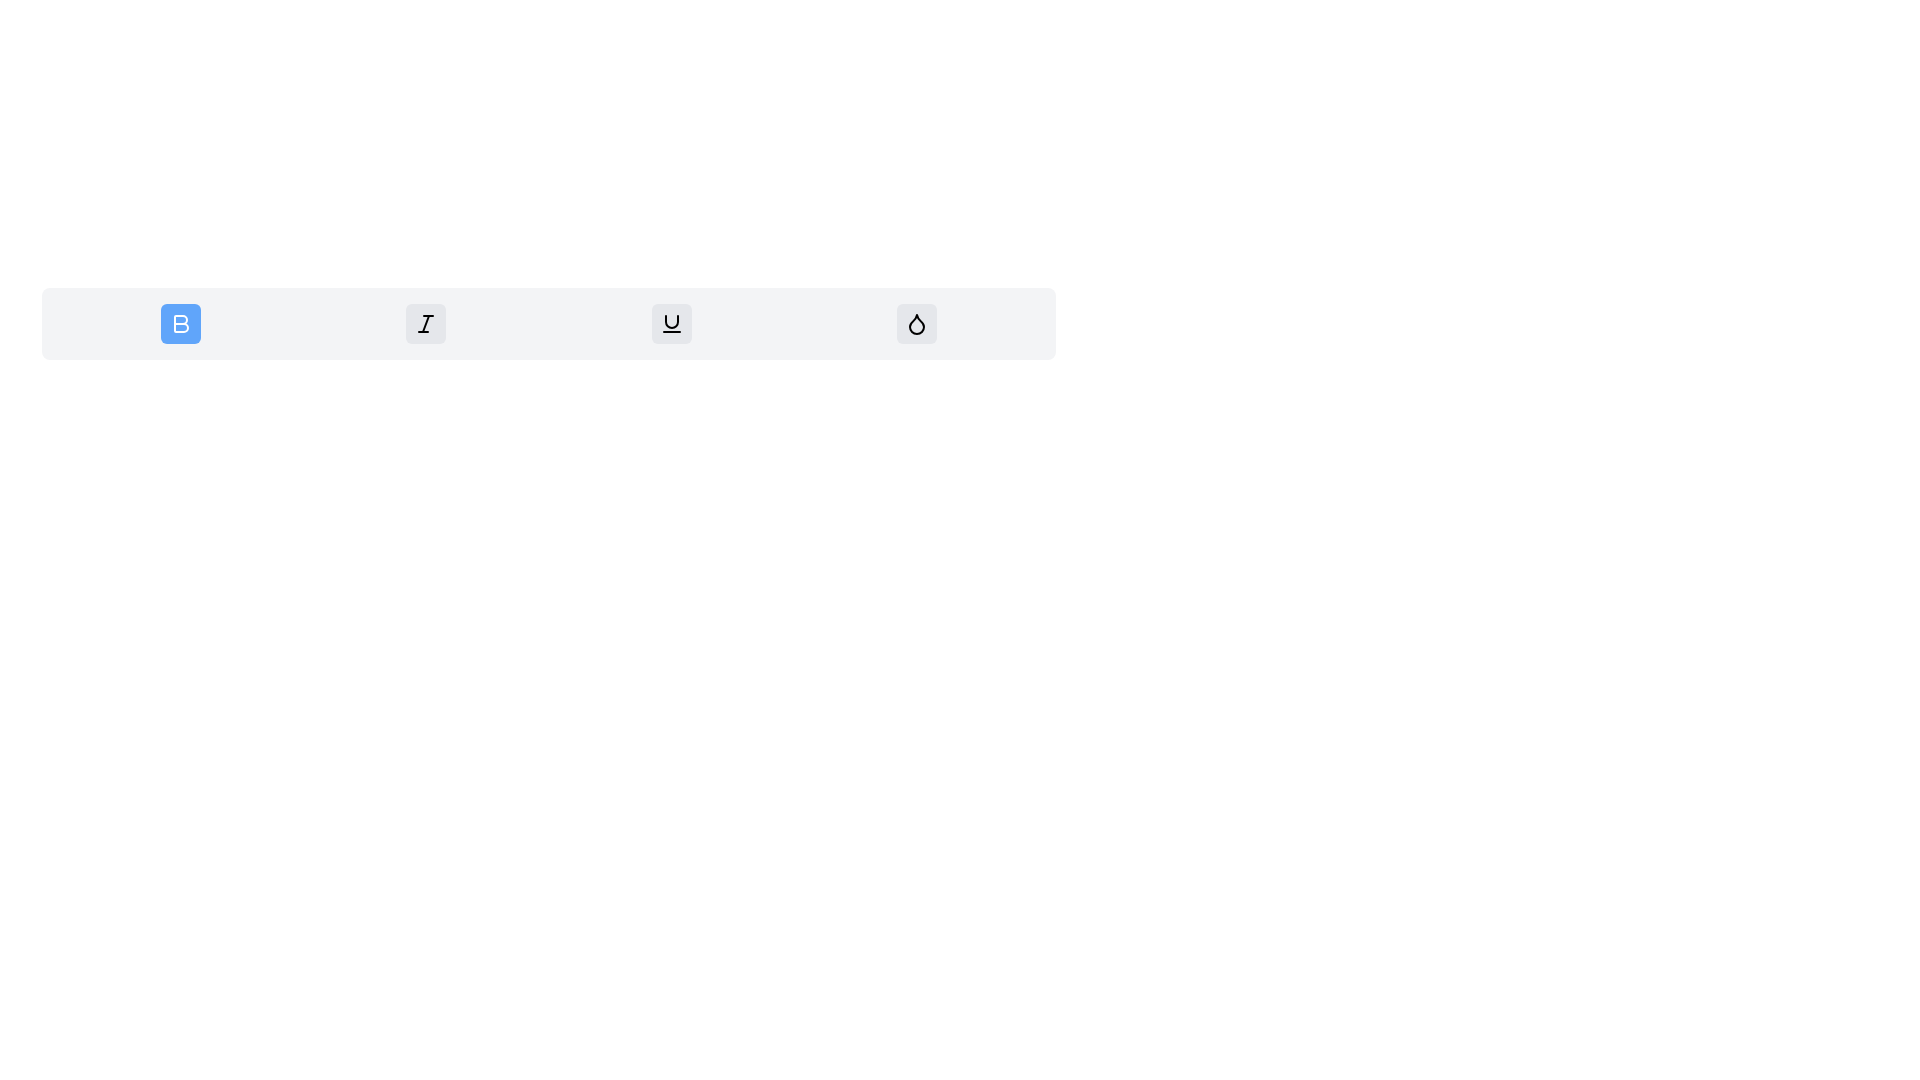  What do you see at coordinates (425, 323) in the screenshot?
I see `the stroke or line within the Italic formatting button icon located centrally within the toolbar region` at bounding box center [425, 323].